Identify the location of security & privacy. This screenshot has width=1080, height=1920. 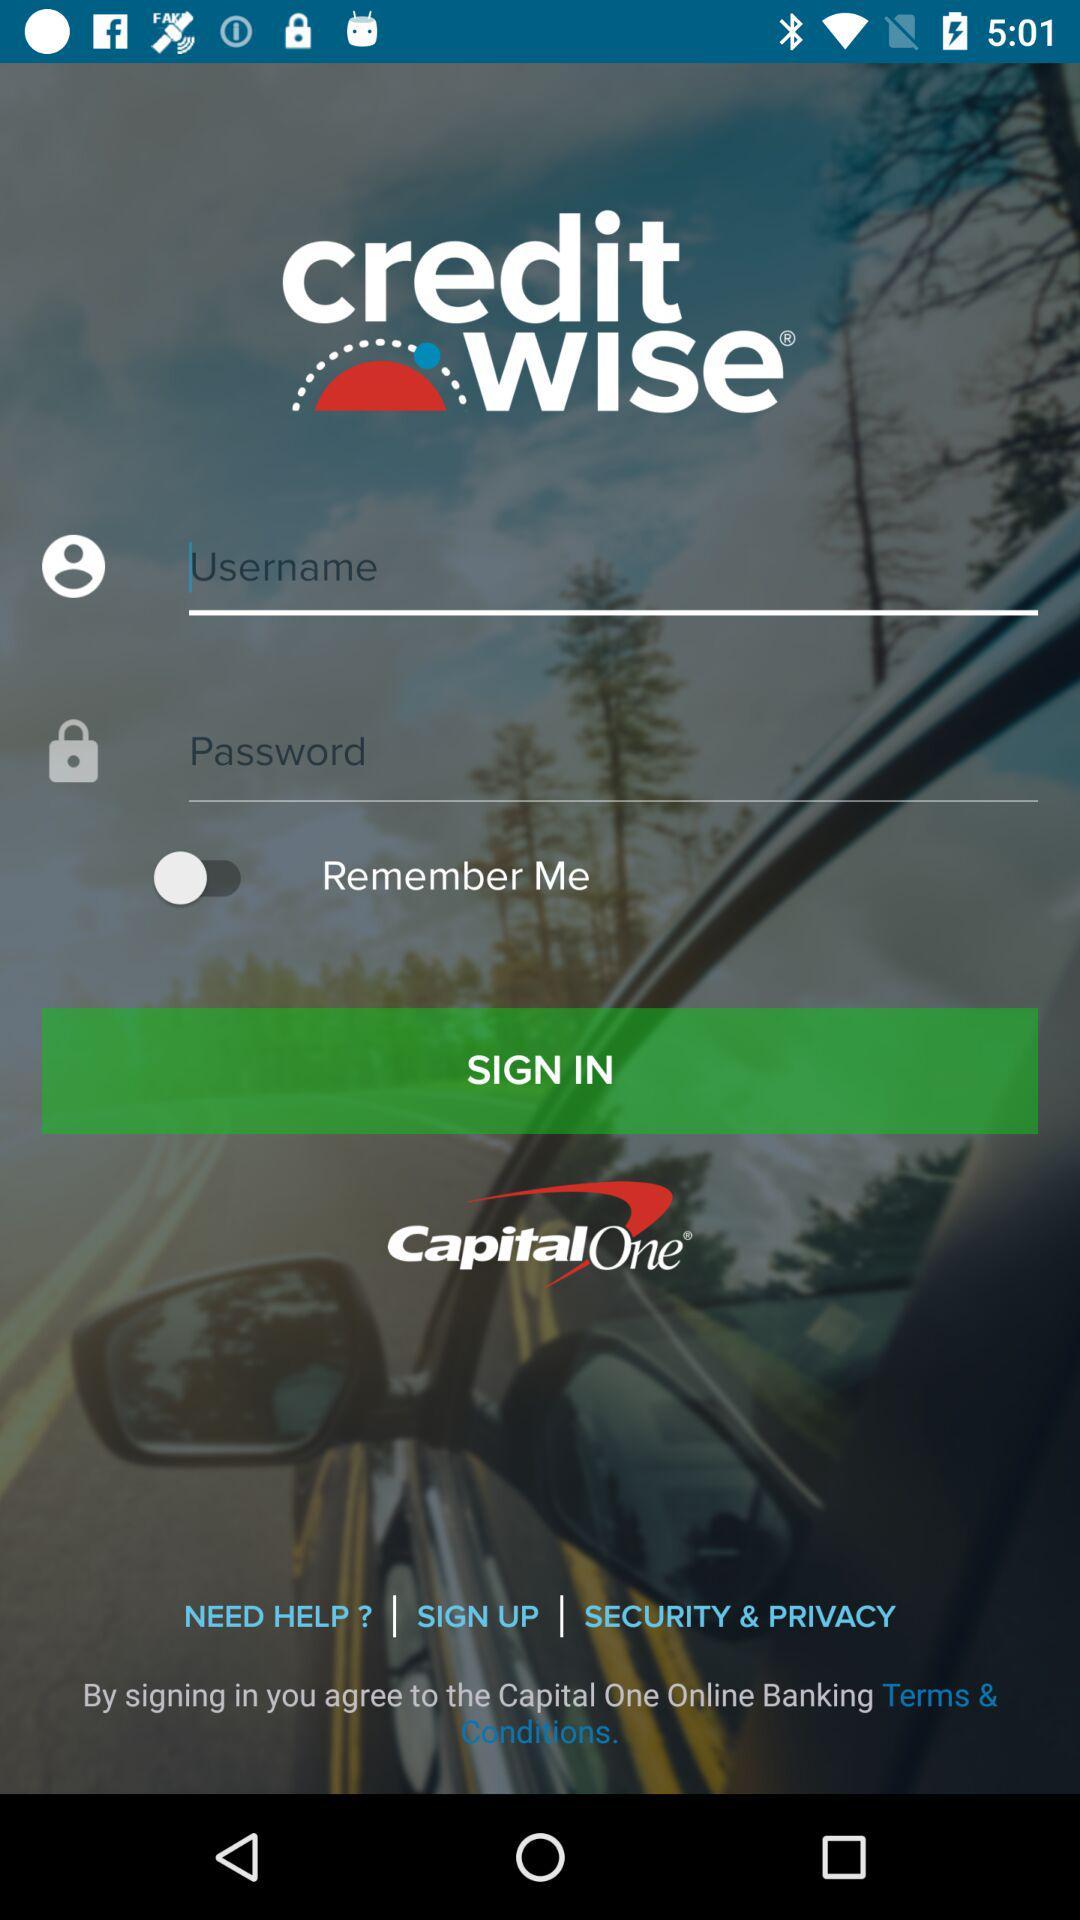
(740, 1616).